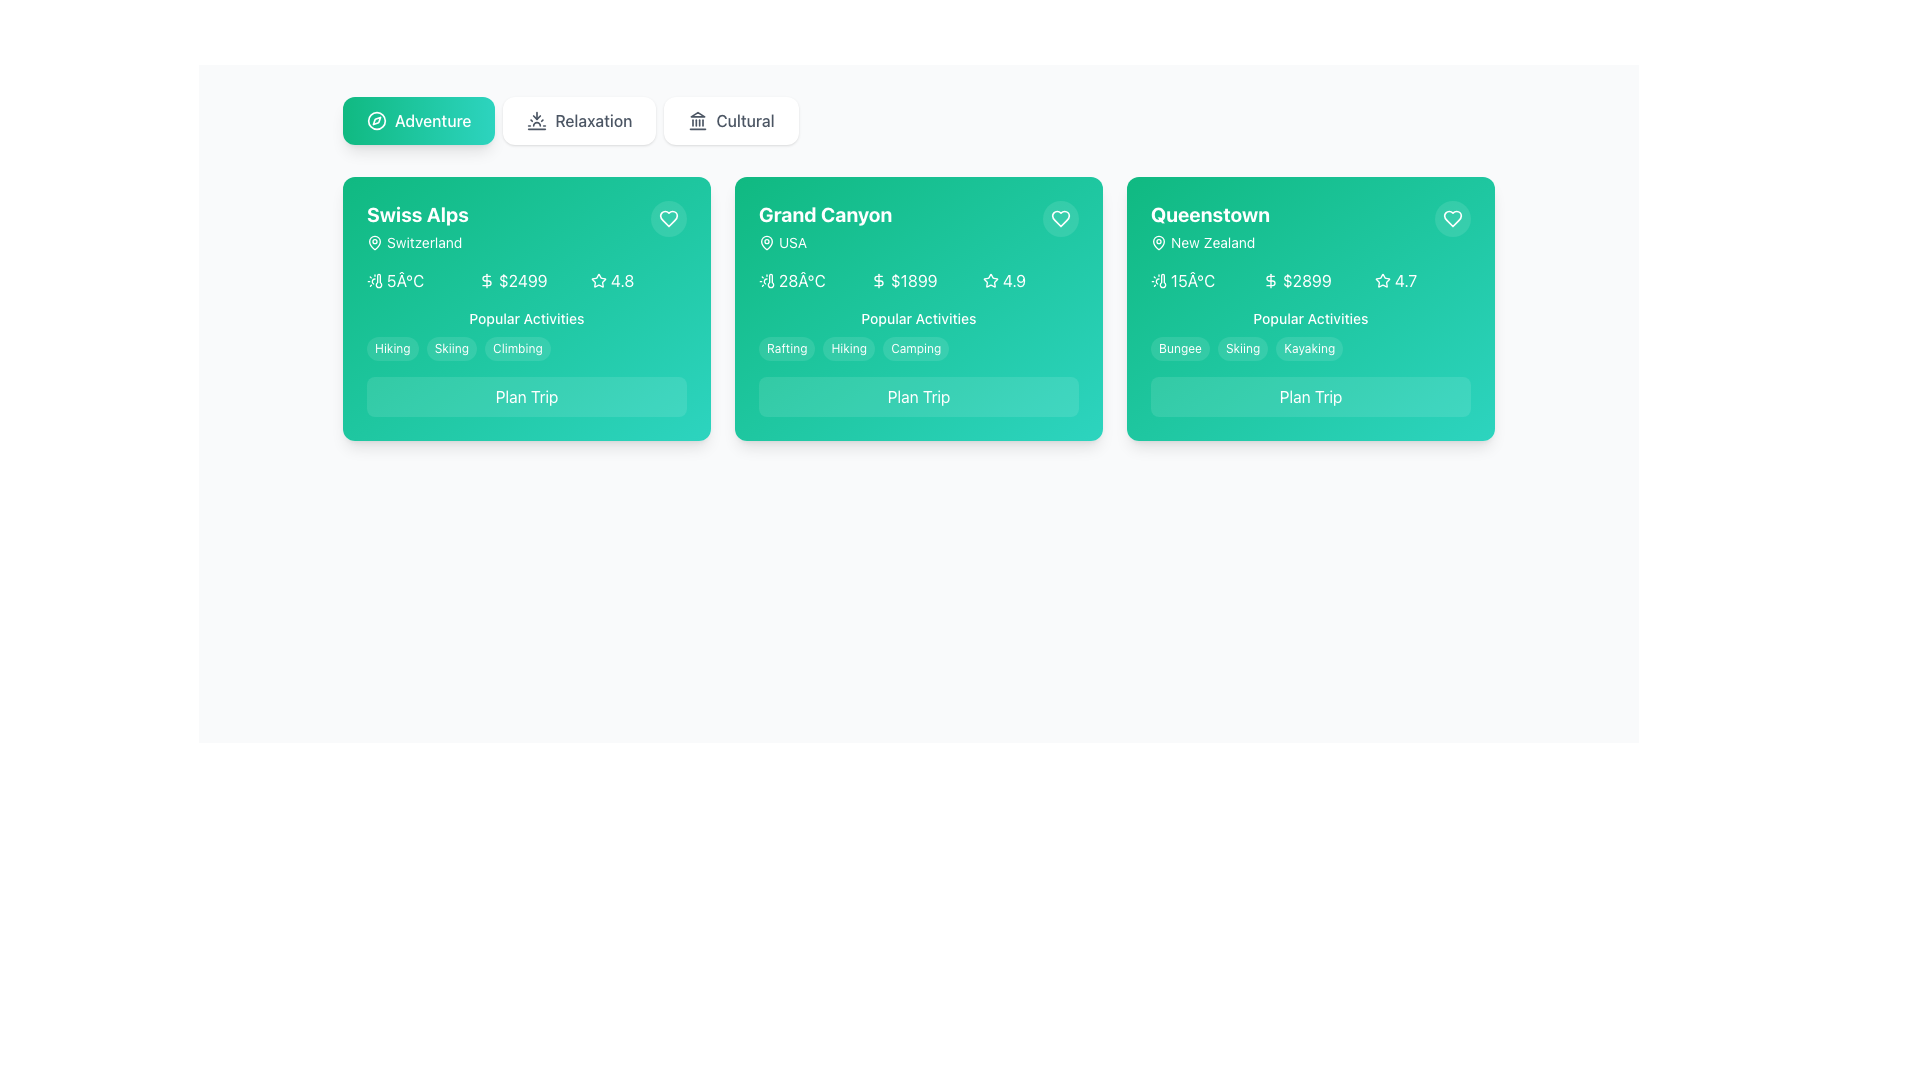 Image resolution: width=1920 pixels, height=1080 pixels. What do you see at coordinates (668, 219) in the screenshot?
I see `the heart-shaped toggle button icon in the top-right corner of the 'Swiss Alps' card to mark it as a favorite` at bounding box center [668, 219].